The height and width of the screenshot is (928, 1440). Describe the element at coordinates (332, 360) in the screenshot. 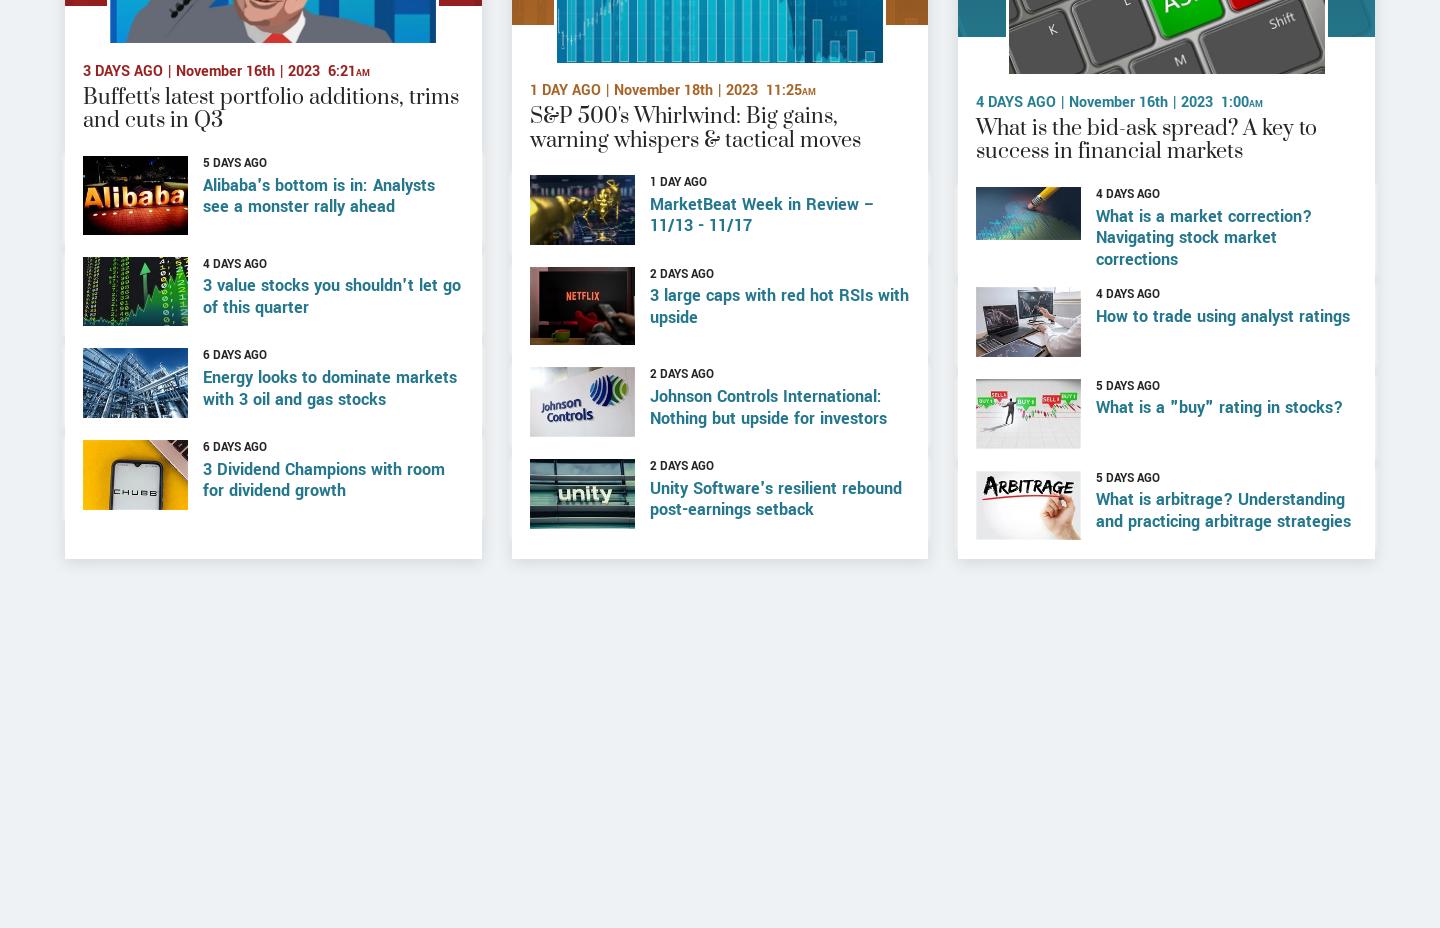

I see `'3 value stocks you shouldn't let go of this quarter'` at that location.